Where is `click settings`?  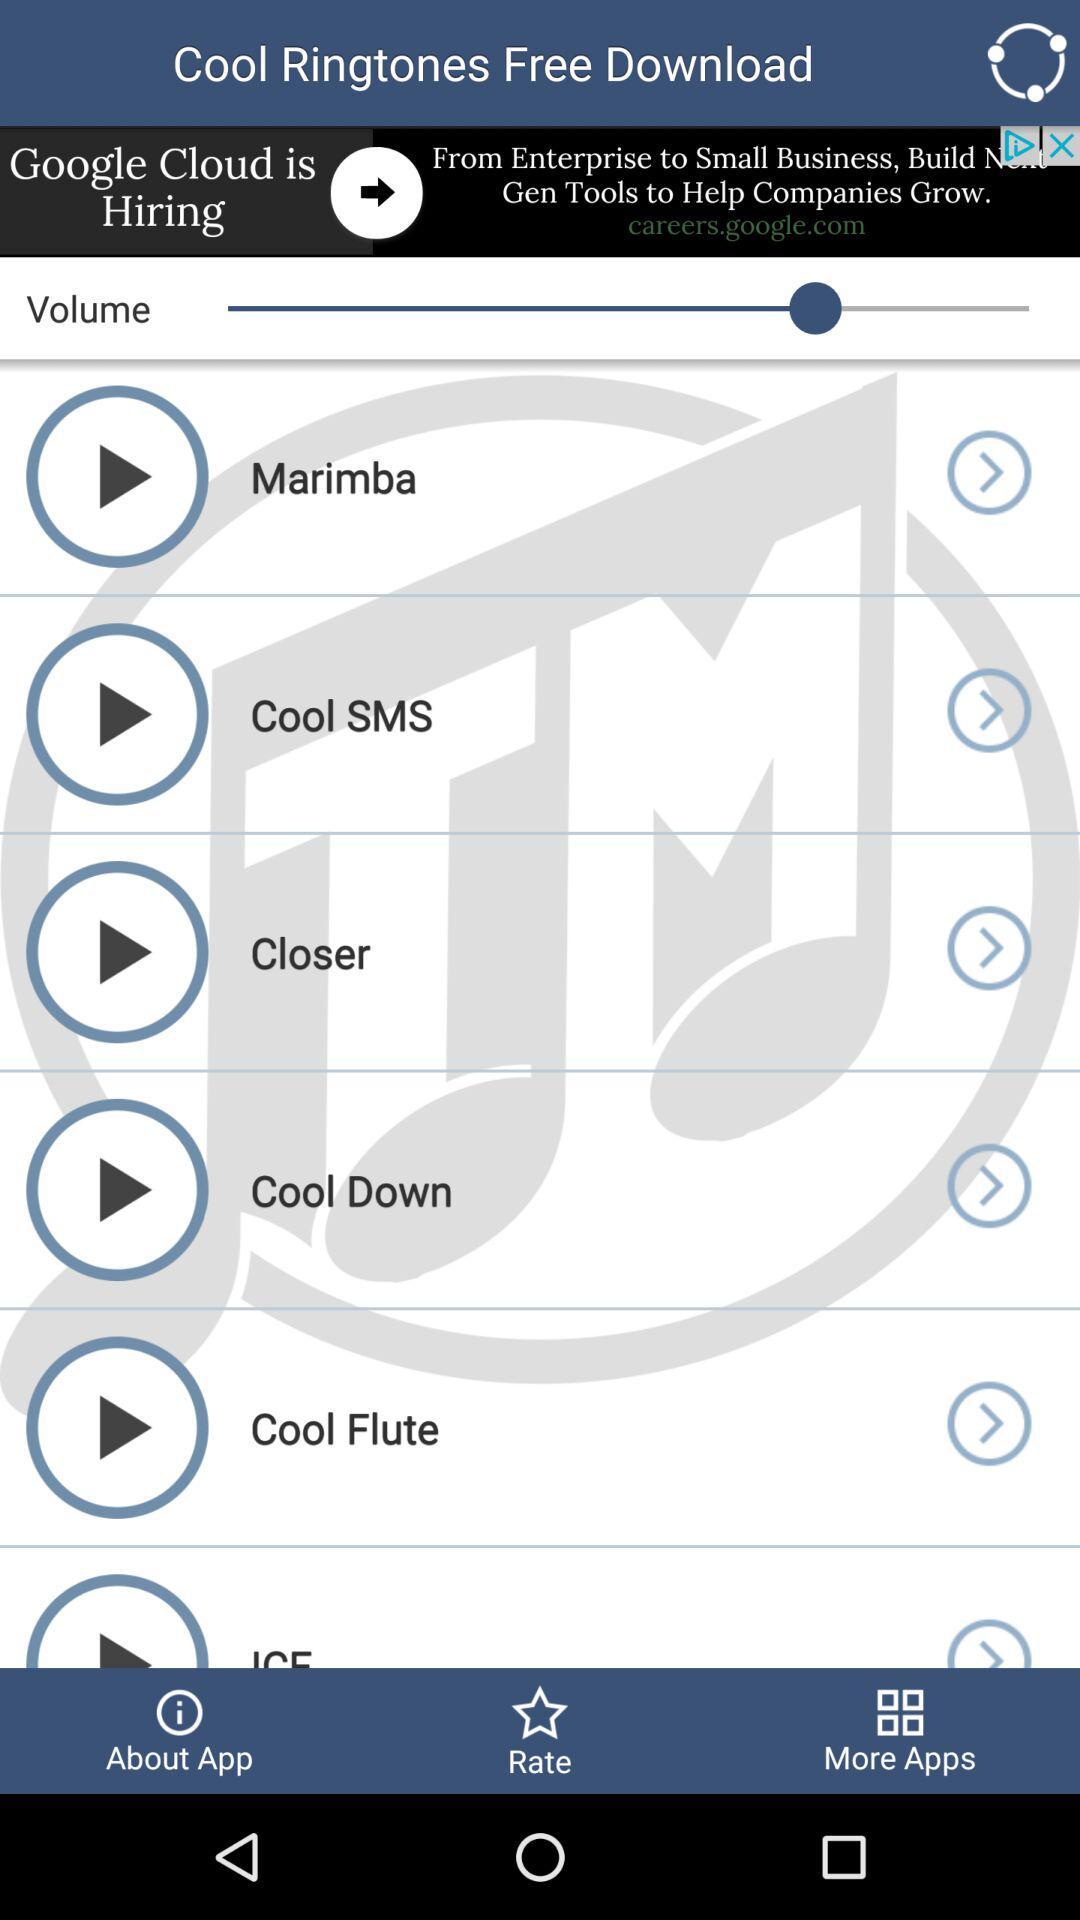
click settings is located at coordinates (1027, 62).